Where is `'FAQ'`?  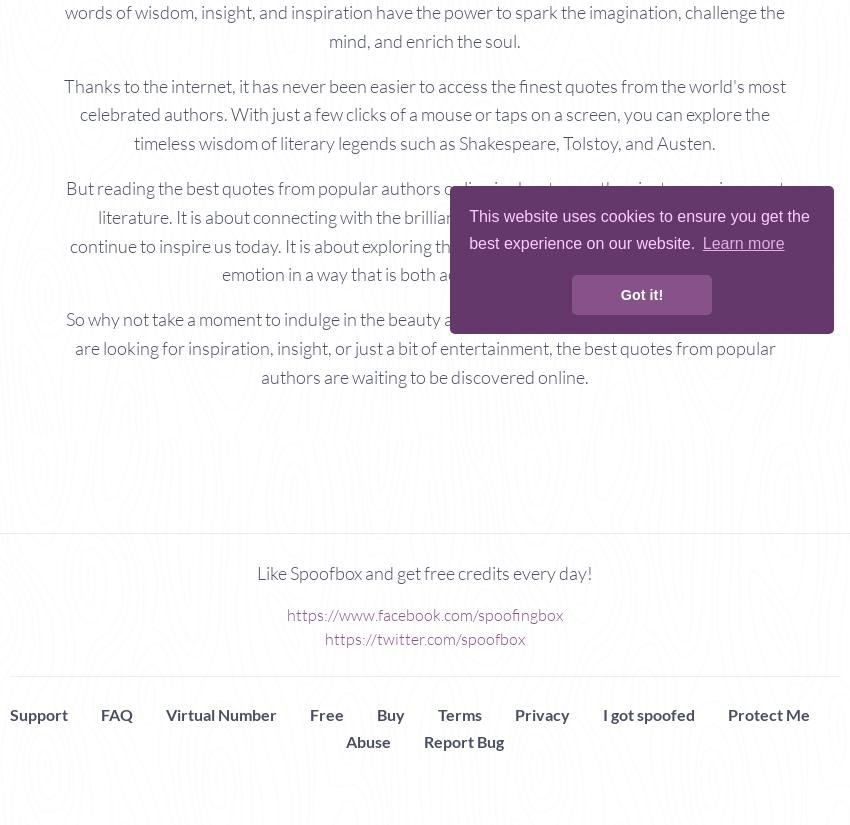
'FAQ' is located at coordinates (99, 713).